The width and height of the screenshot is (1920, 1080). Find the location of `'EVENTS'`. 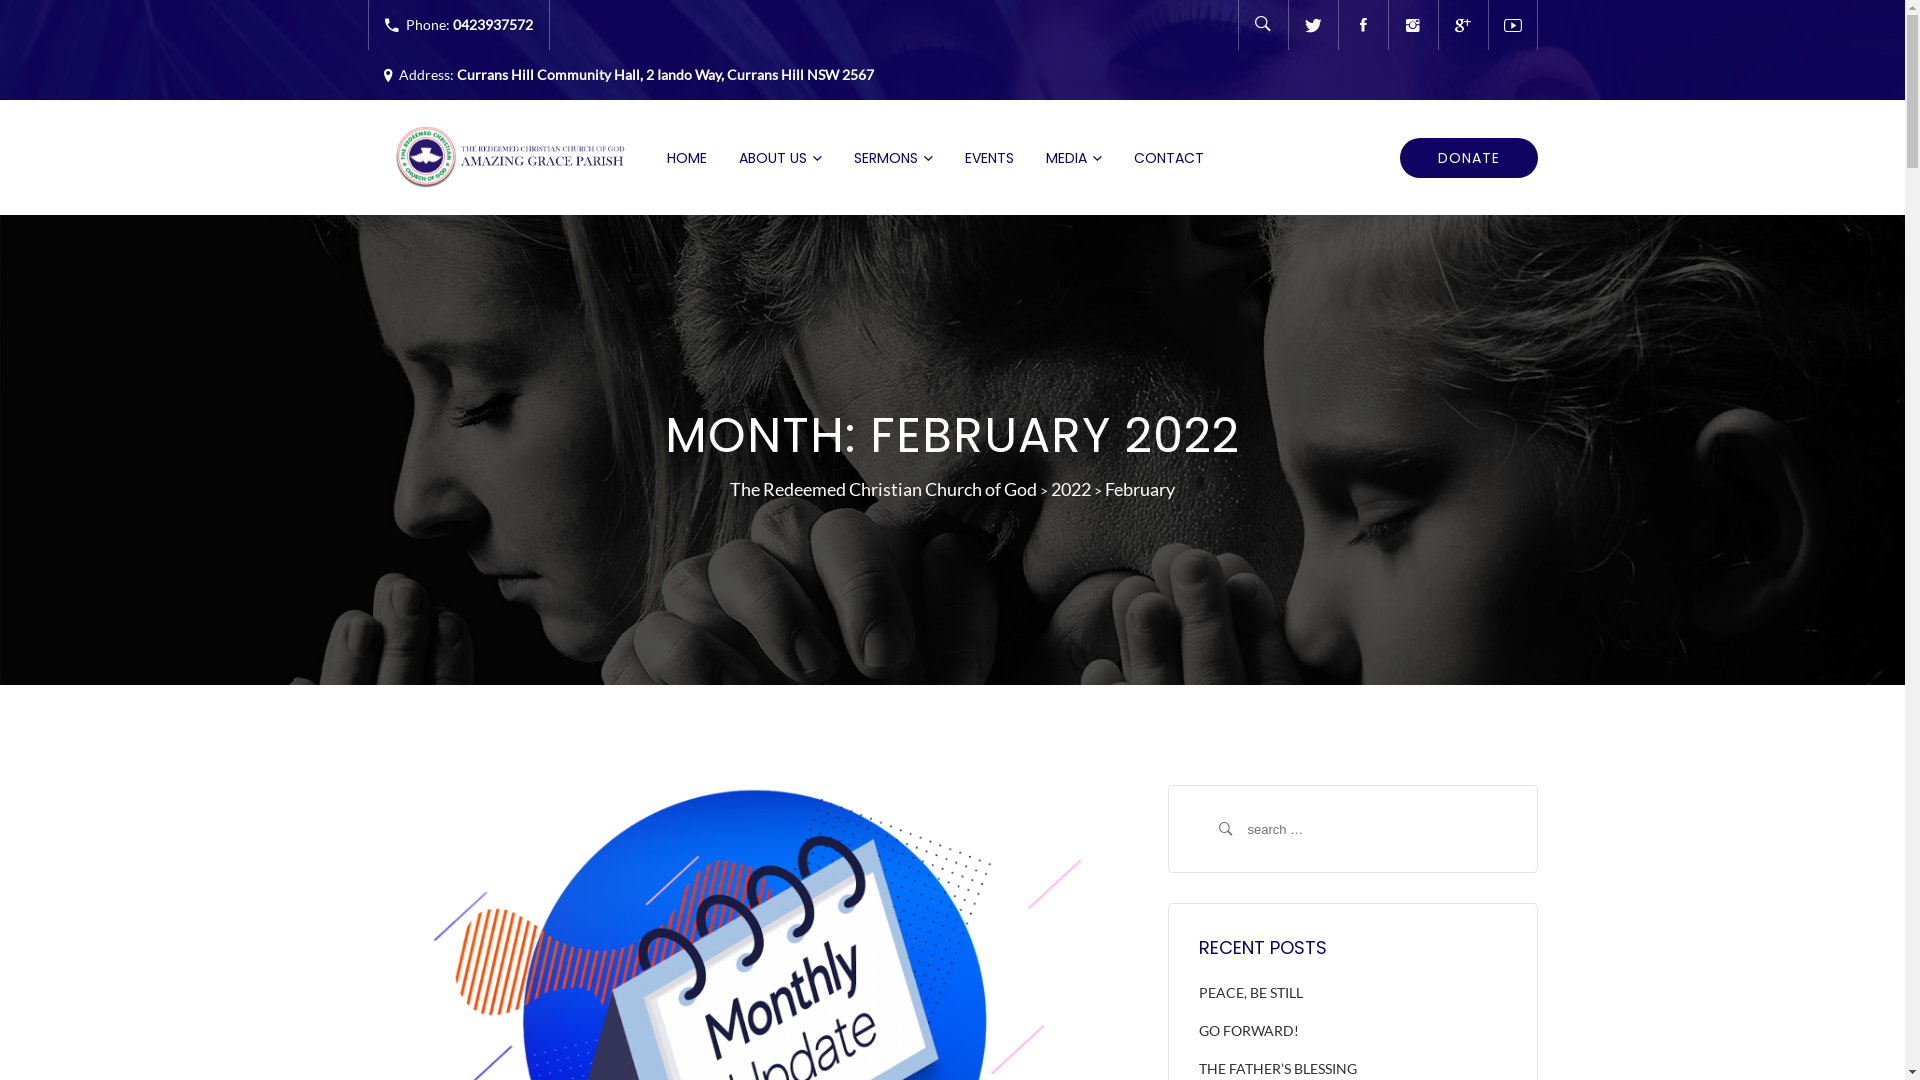

'EVENTS' is located at coordinates (988, 157).